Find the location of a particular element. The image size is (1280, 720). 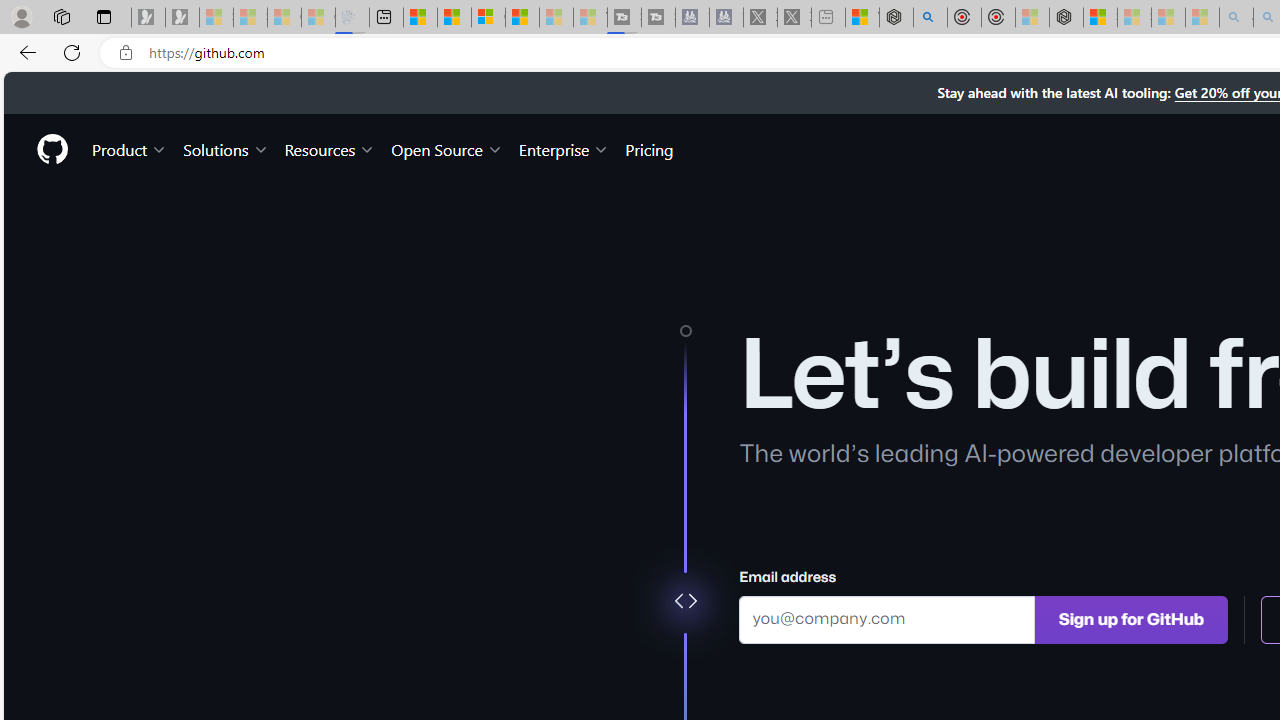

'Product' is located at coordinates (129, 148).